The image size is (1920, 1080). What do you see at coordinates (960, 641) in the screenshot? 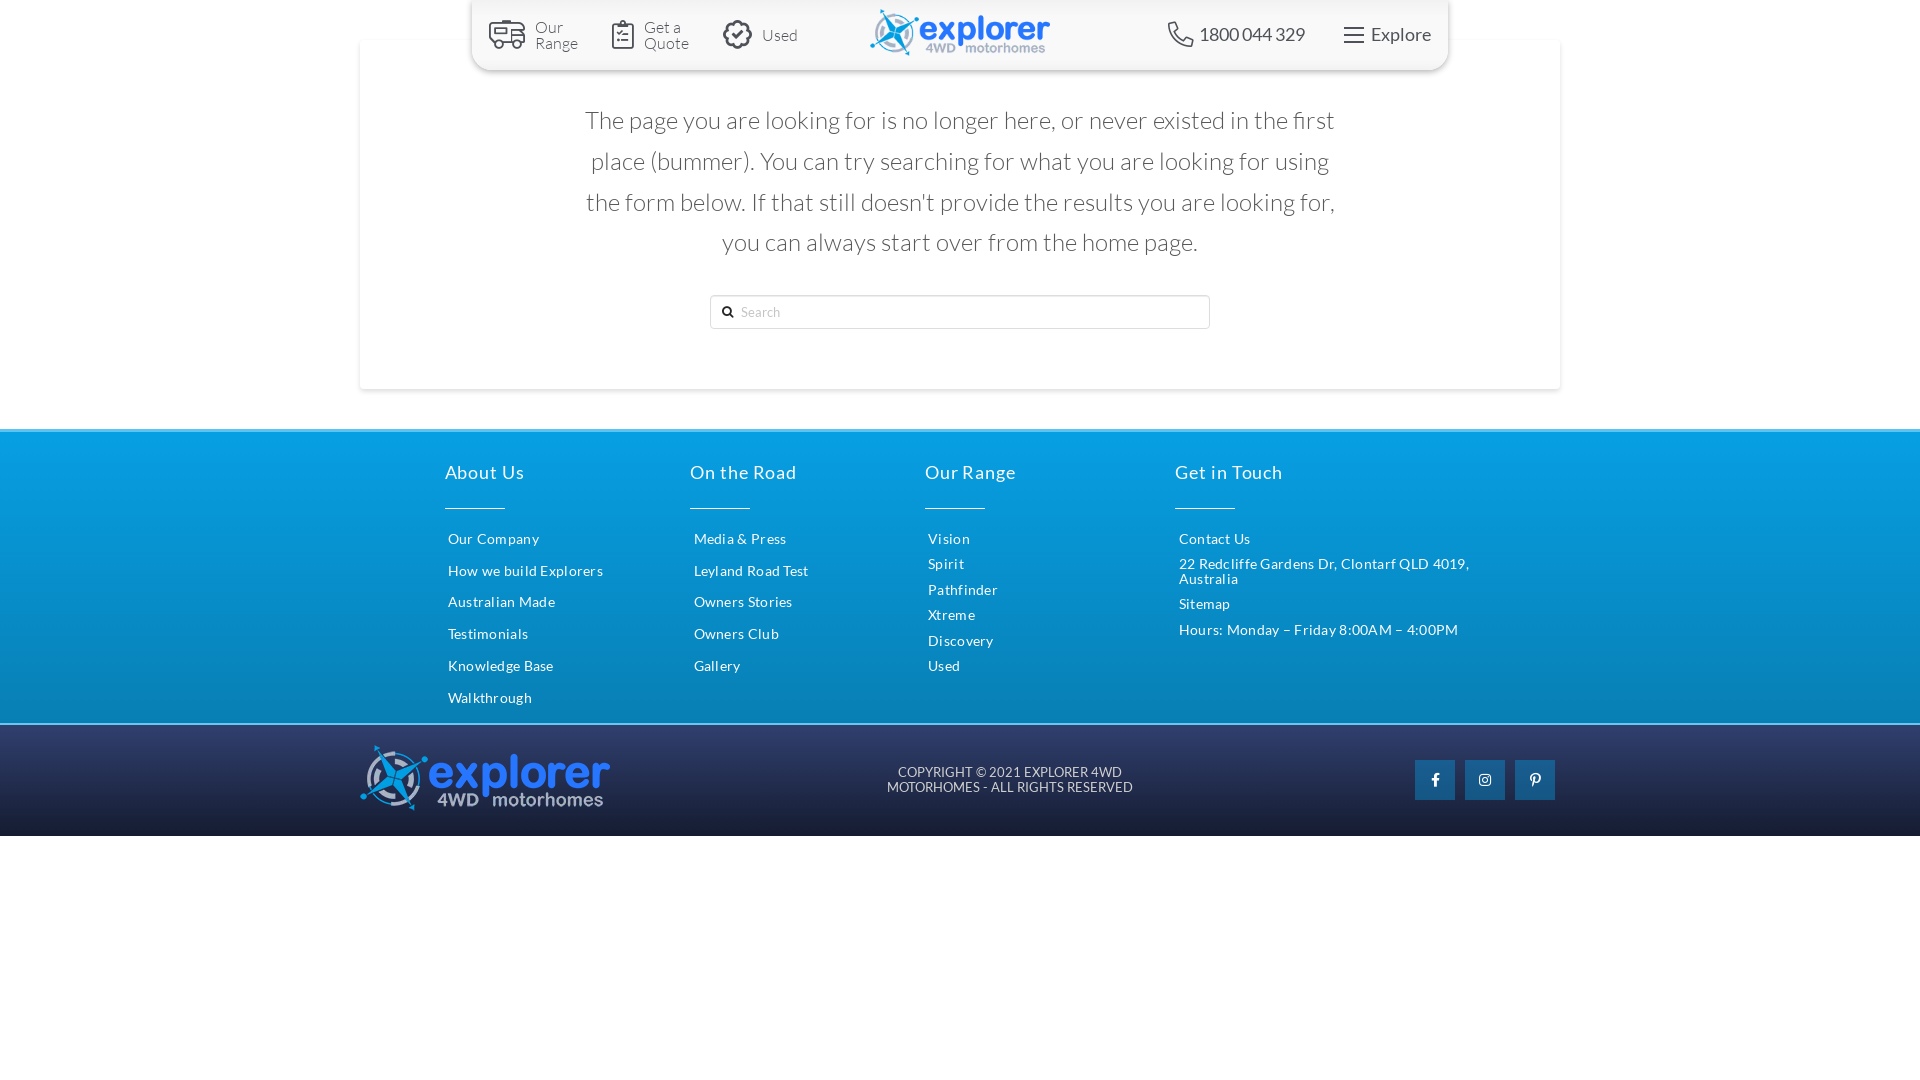
I see `'Discovery'` at bounding box center [960, 641].